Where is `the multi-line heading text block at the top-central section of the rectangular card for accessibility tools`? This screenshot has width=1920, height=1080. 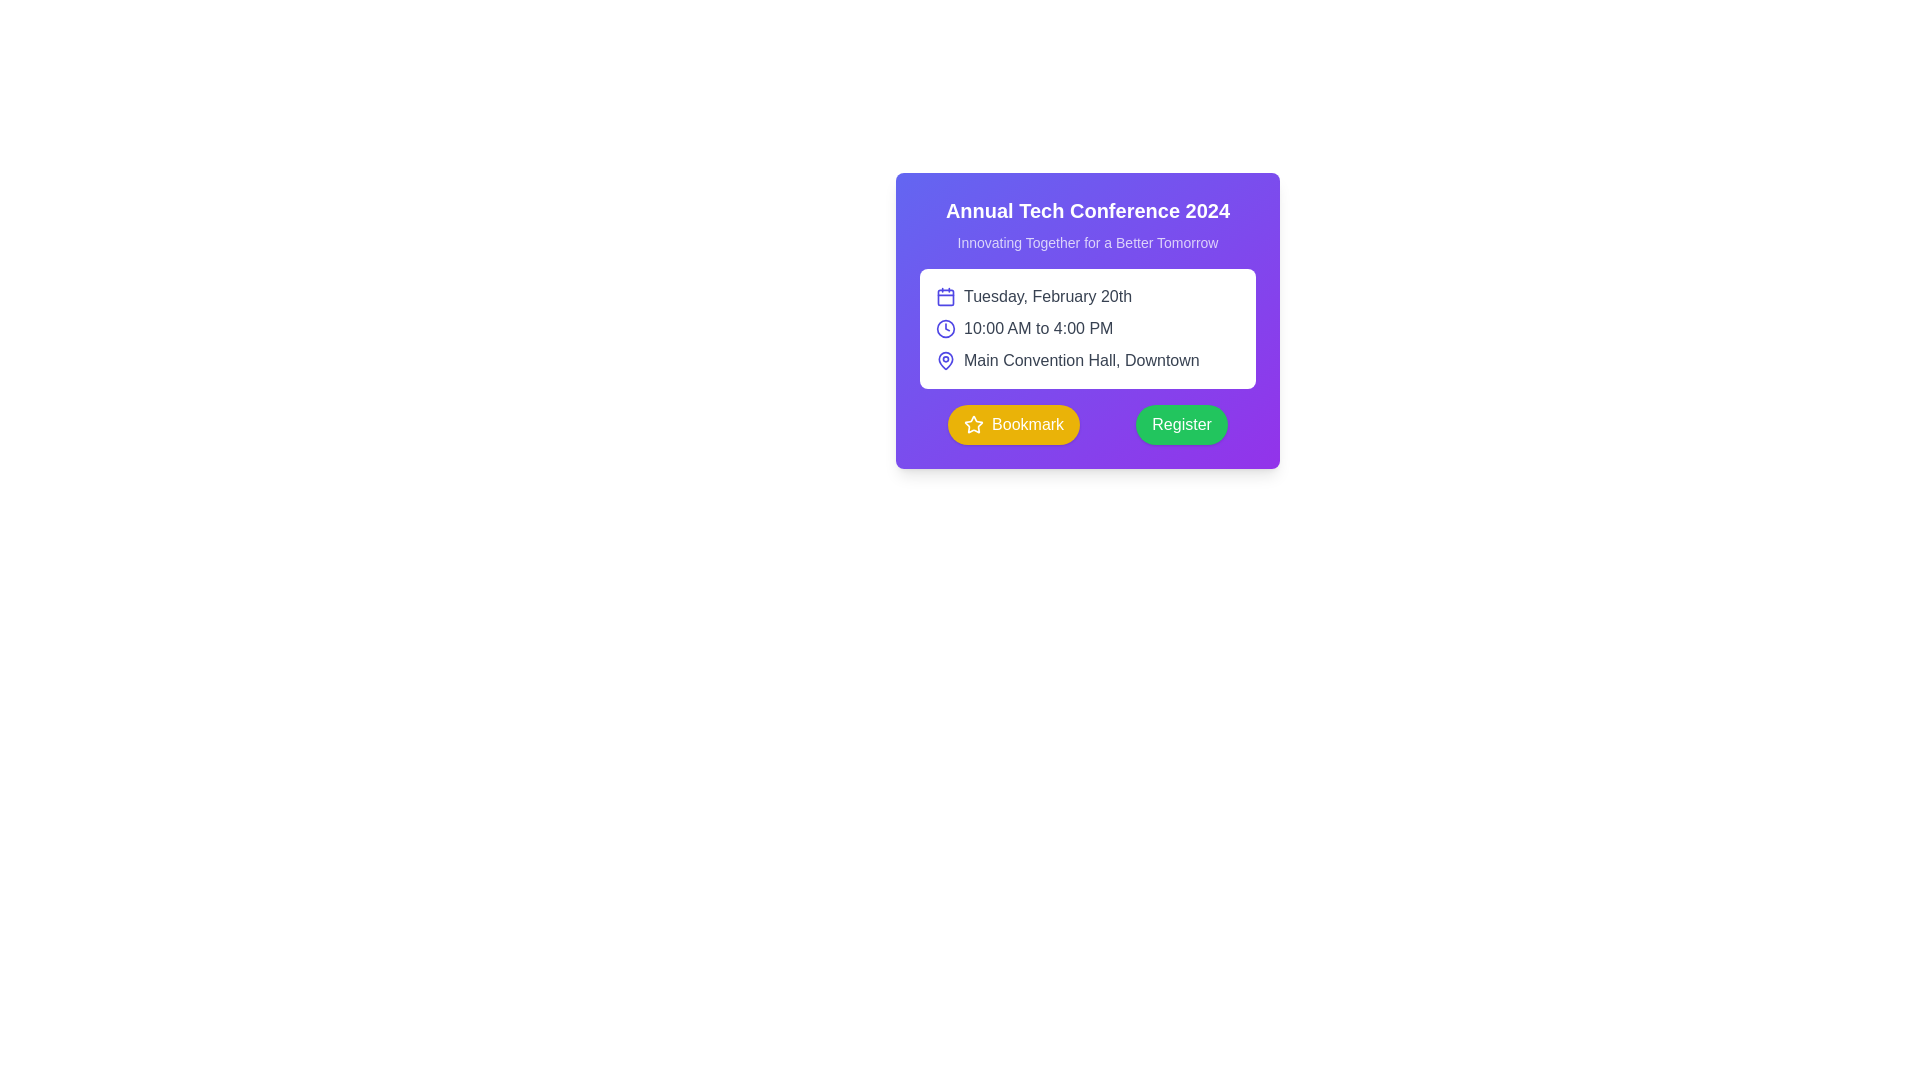
the multi-line heading text block at the top-central section of the rectangular card for accessibility tools is located at coordinates (1087, 224).